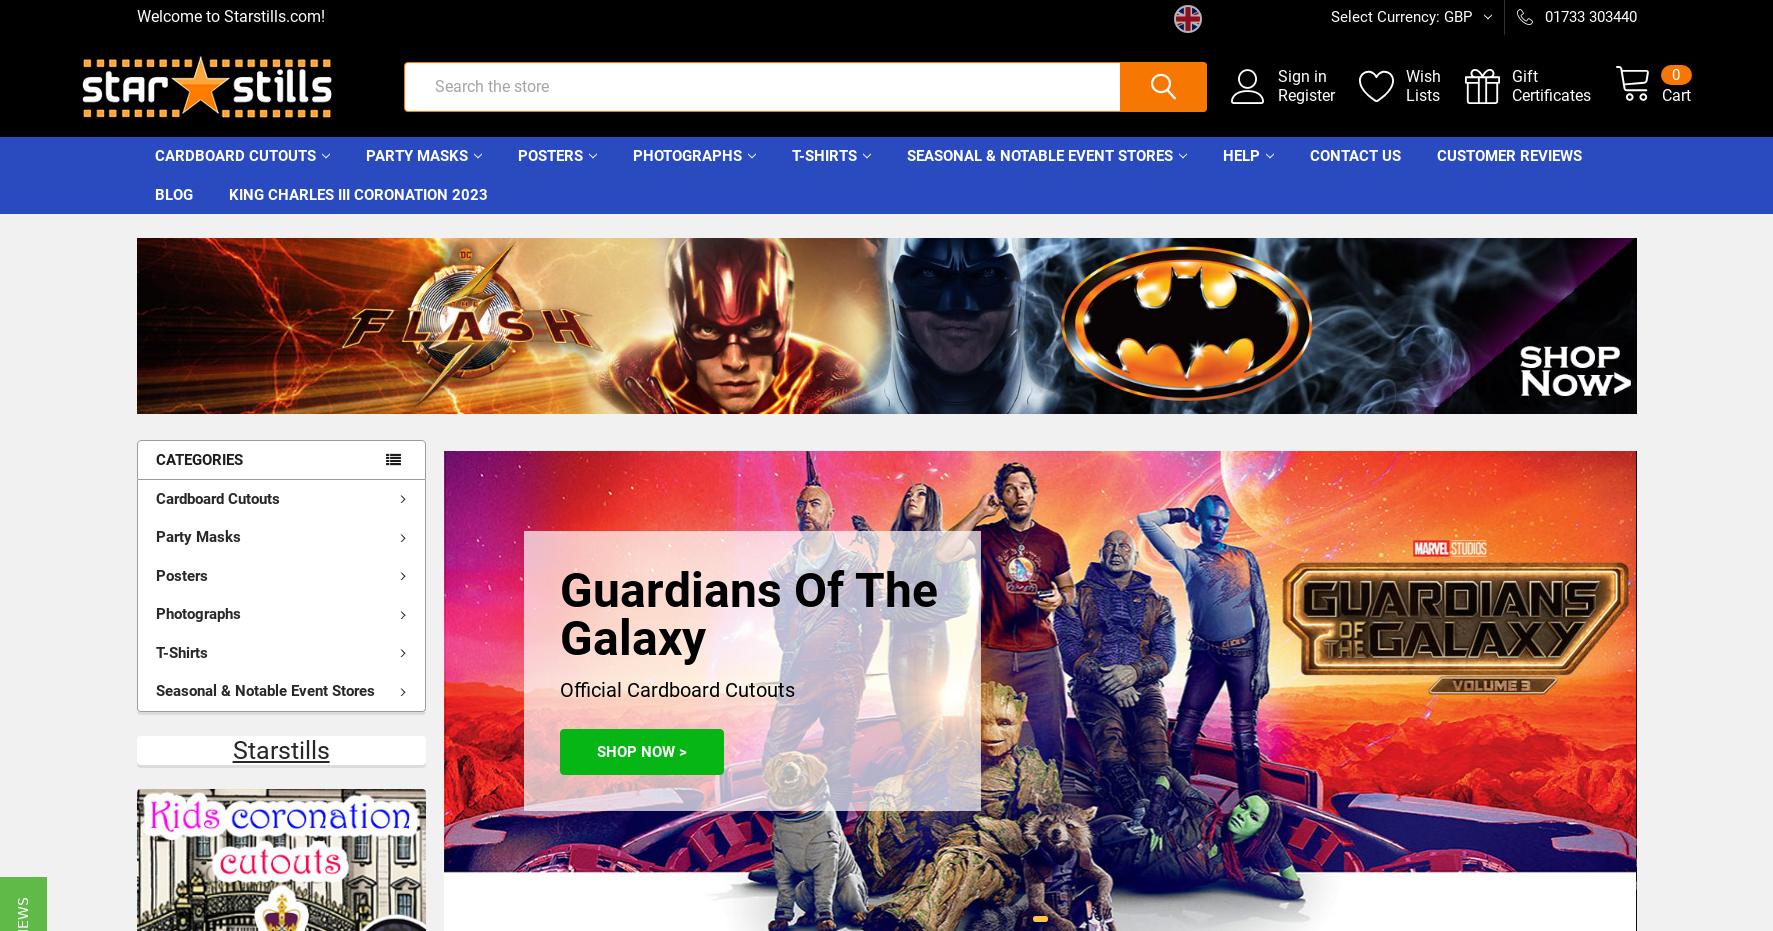 The height and width of the screenshot is (931, 1773). Describe the element at coordinates (748, 630) in the screenshot. I see `'Guardians Of The Galaxy'` at that location.